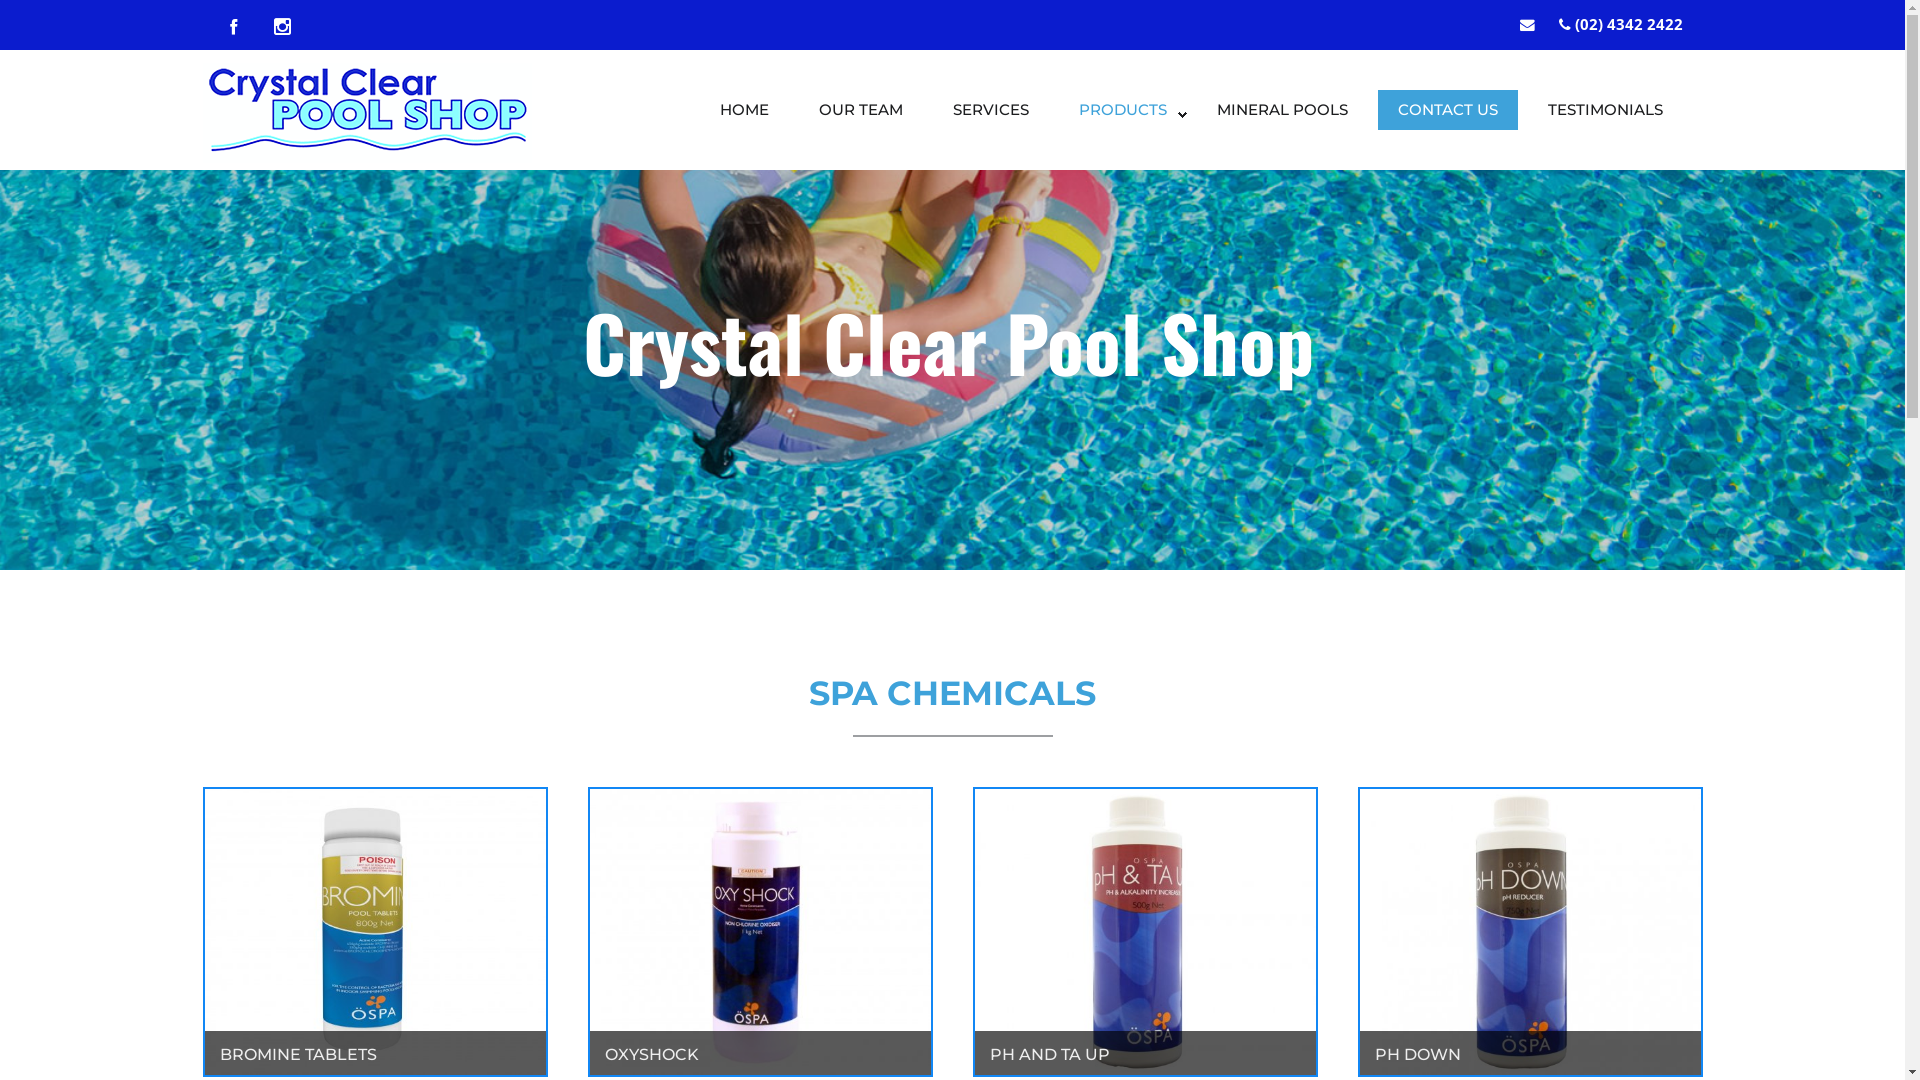 The height and width of the screenshot is (1080, 1920). What do you see at coordinates (1605, 109) in the screenshot?
I see `'TESTIMONIALS'` at bounding box center [1605, 109].